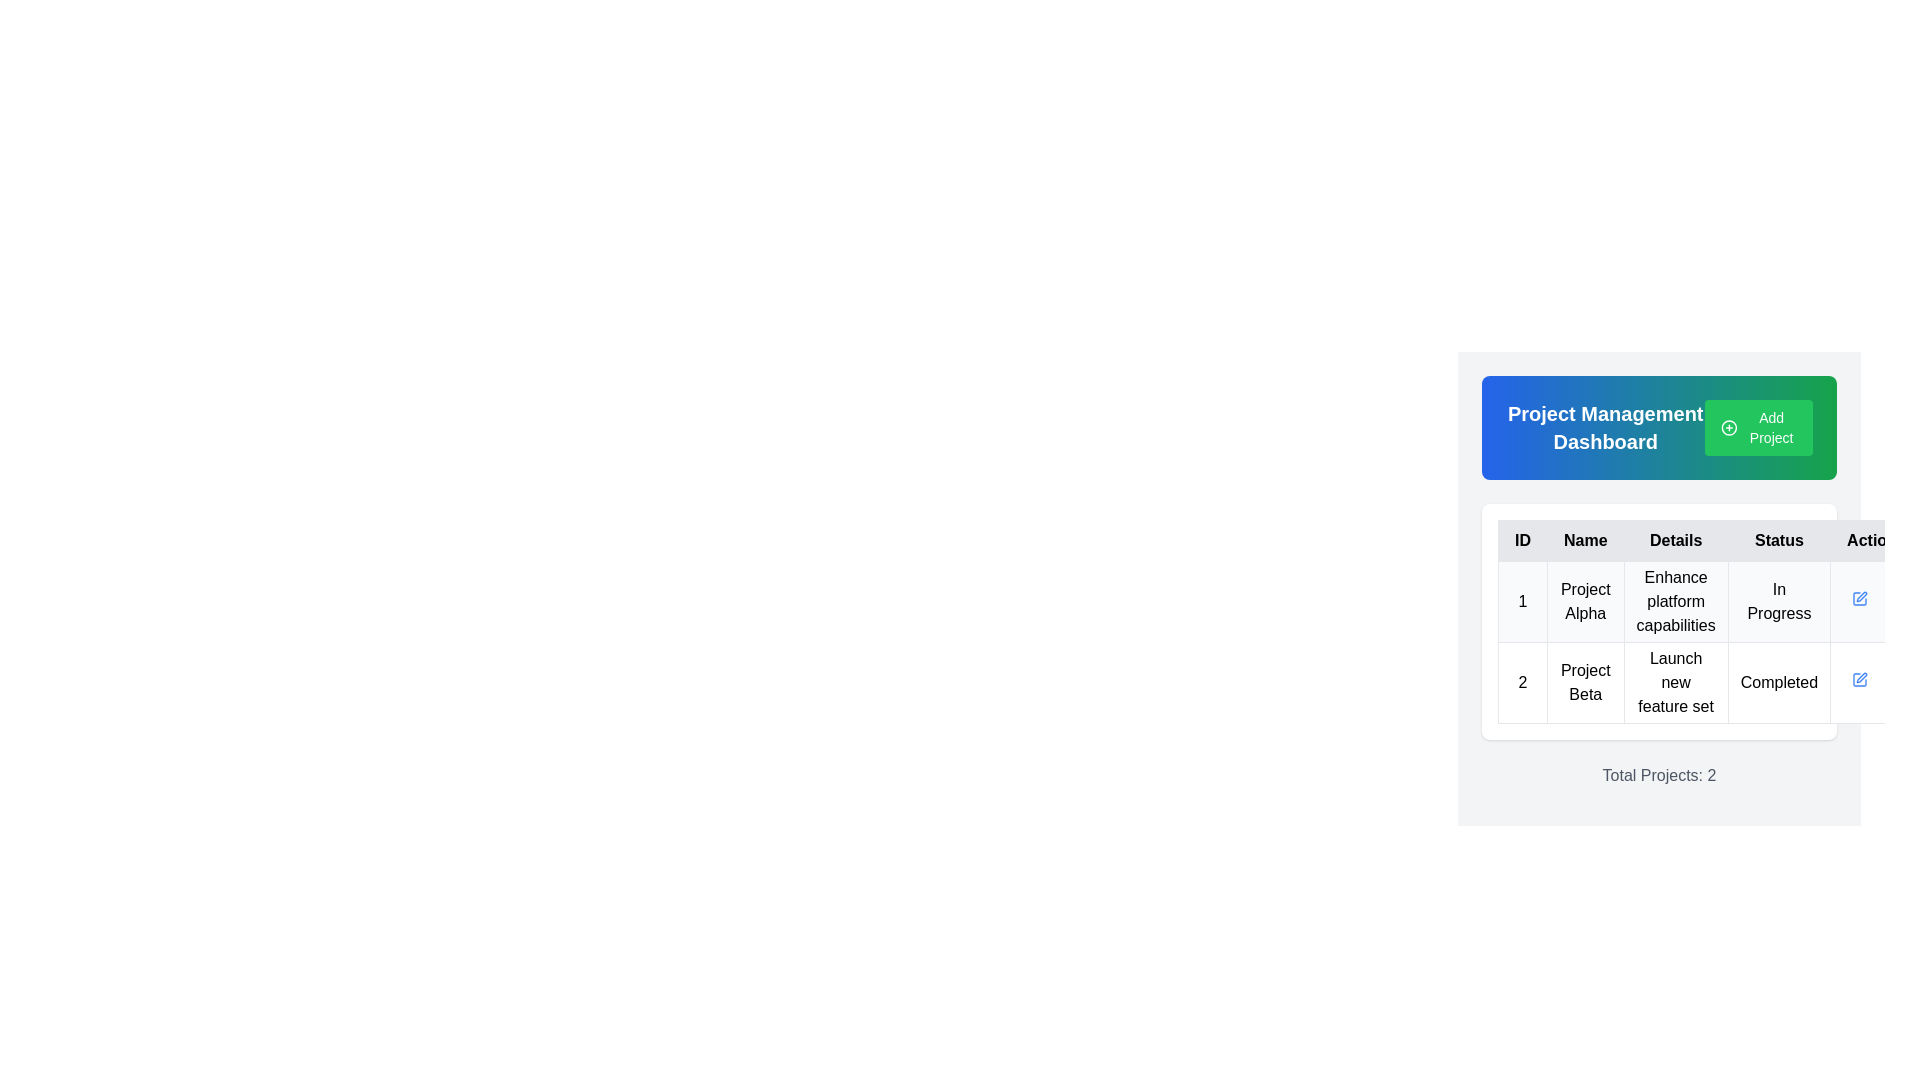 Image resolution: width=1920 pixels, height=1080 pixels. I want to click on the Table Header Label that displays the bold, black text 'Details' located in the third column of the header row between 'Name' and 'Status', so click(1676, 540).